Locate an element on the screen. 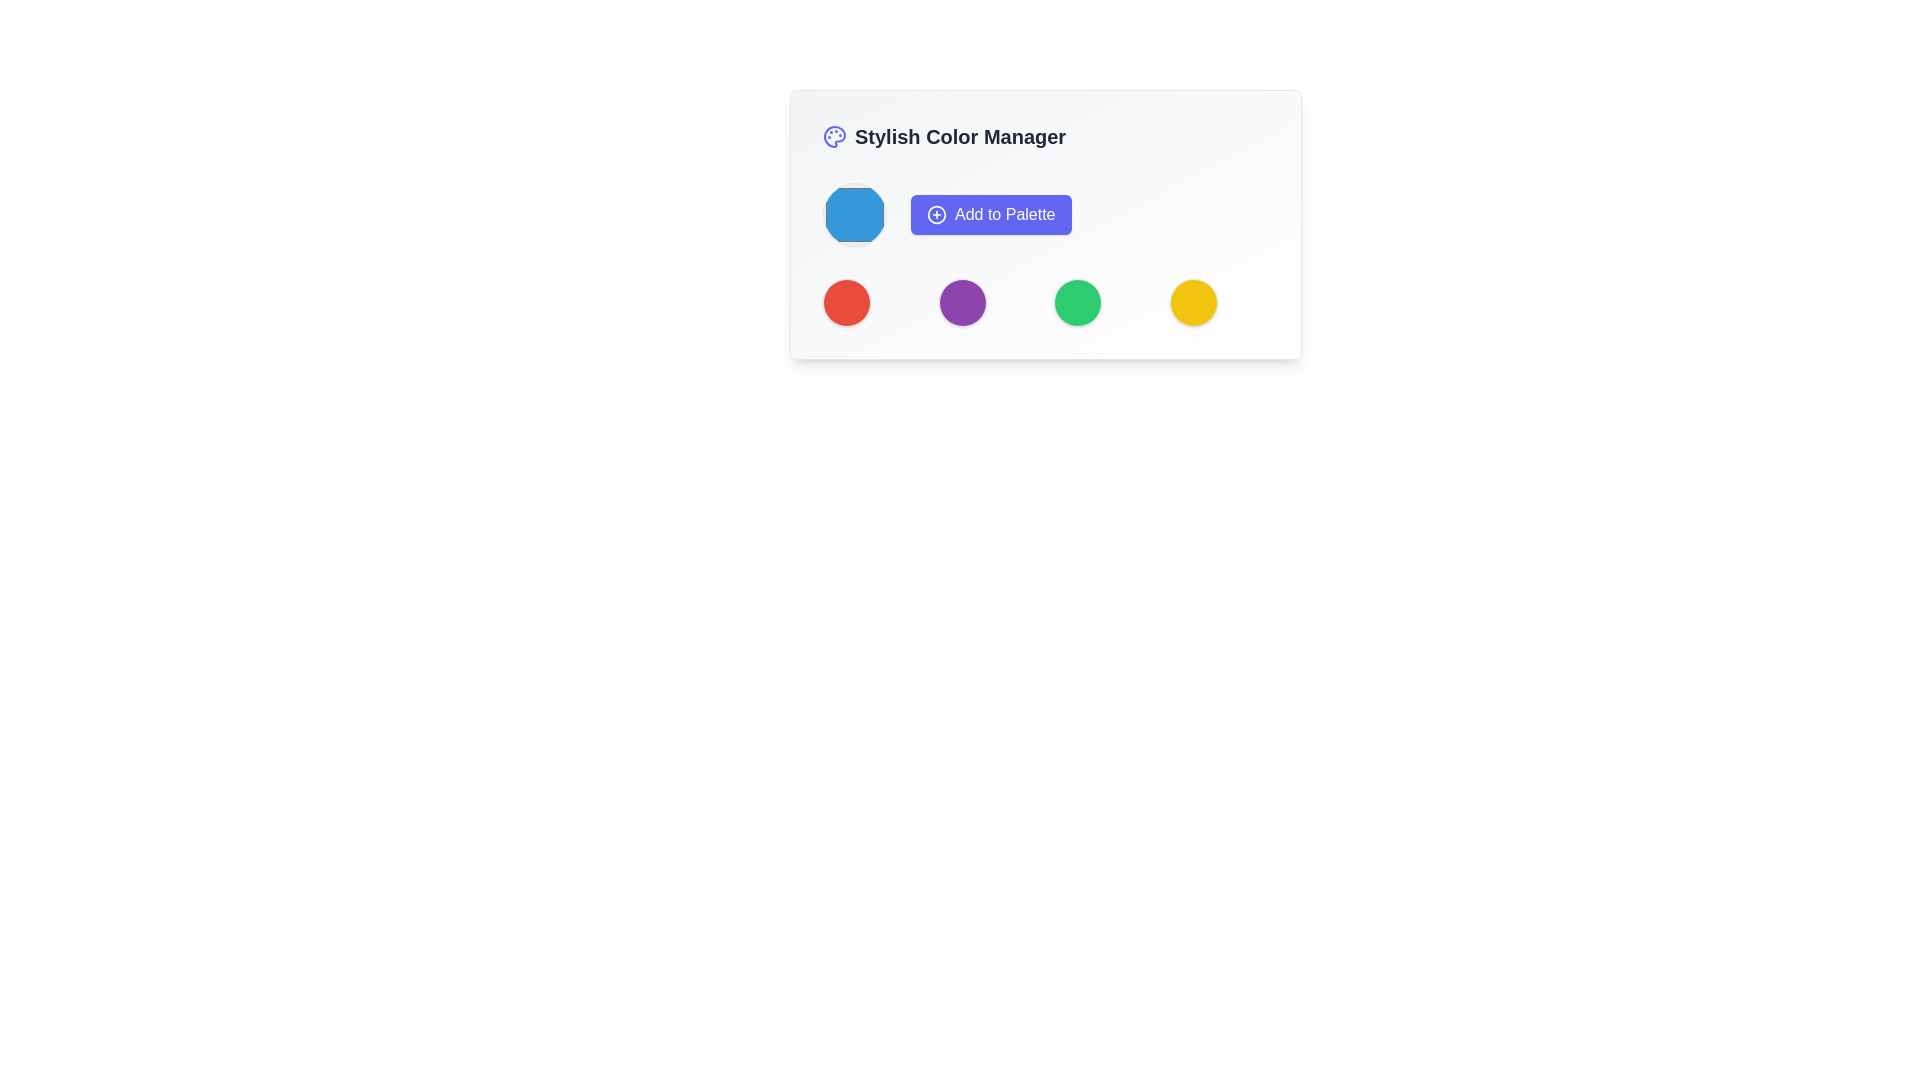 This screenshot has width=1920, height=1080. the 'Stylish Color Manager' header with icon, which features a bold text and a blue palette icon on the left is located at coordinates (1045, 136).